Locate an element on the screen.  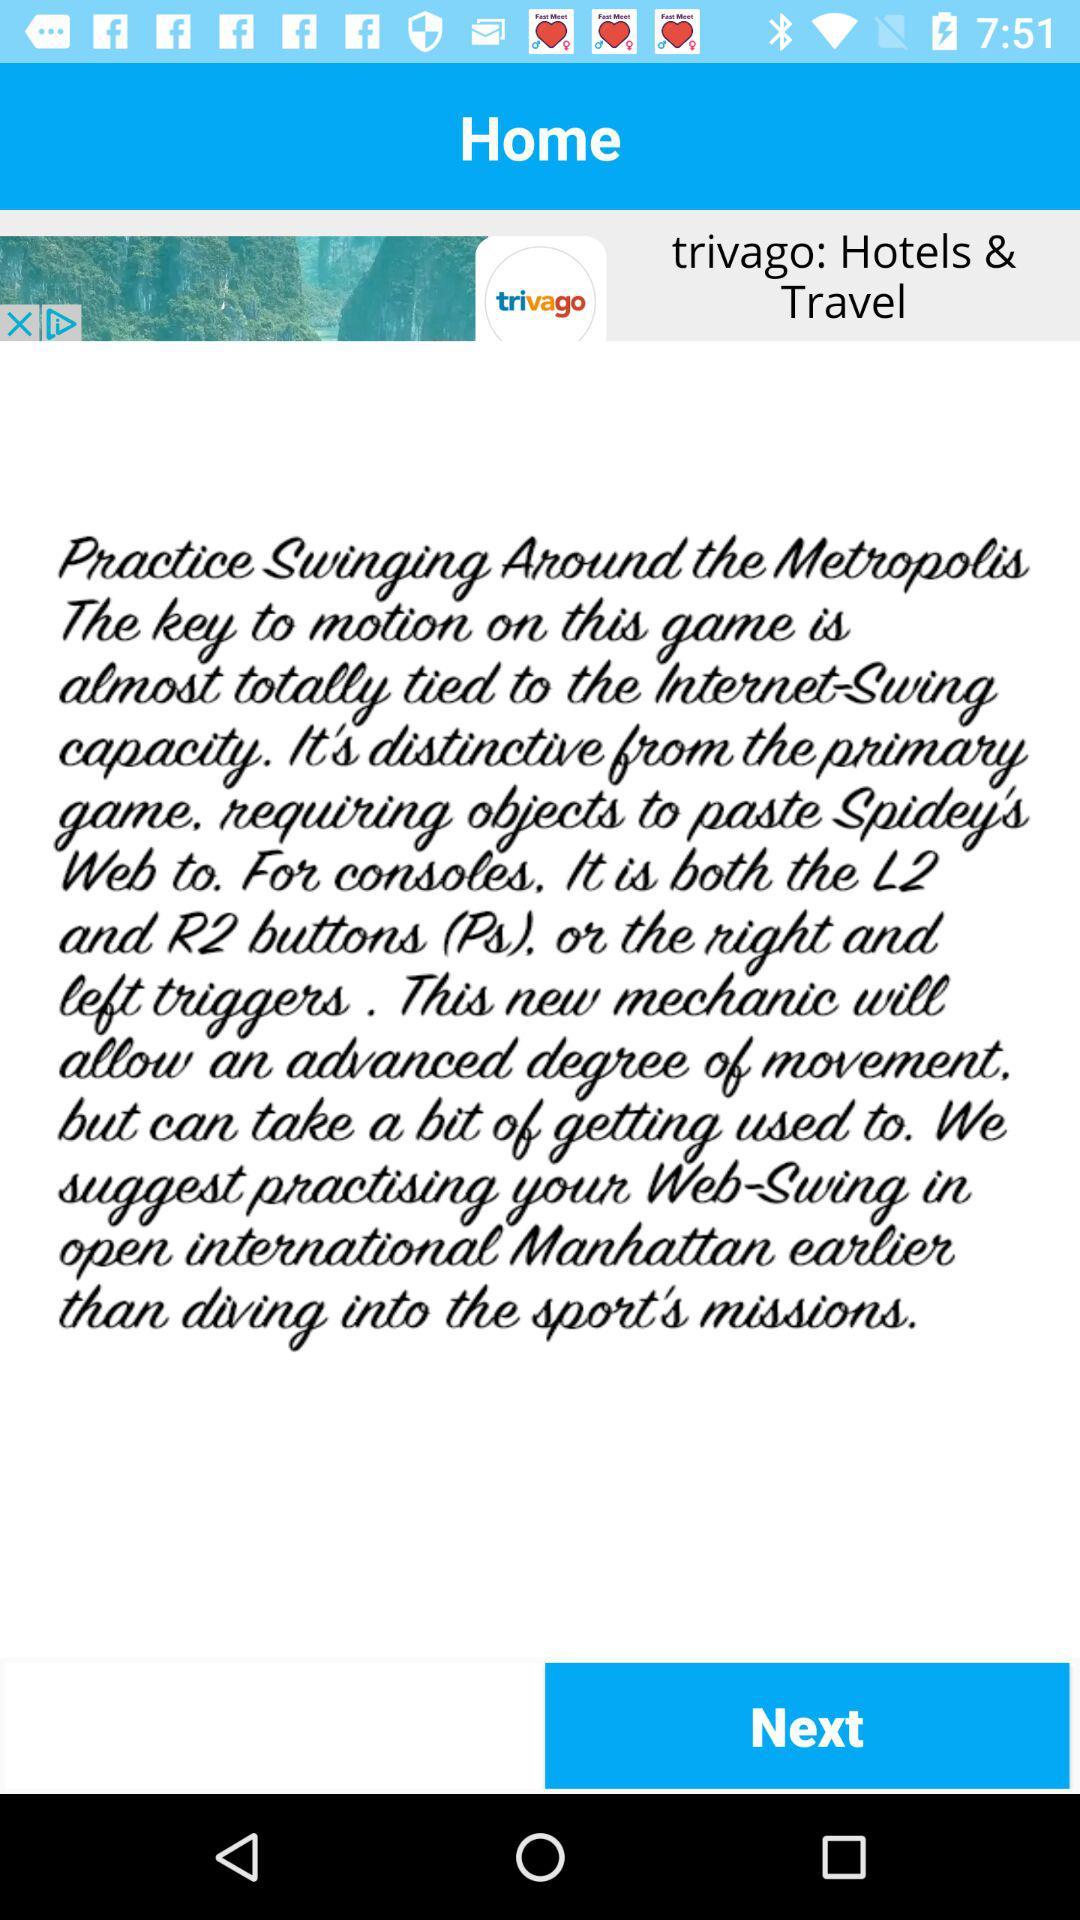
advertisement at top is located at coordinates (540, 274).